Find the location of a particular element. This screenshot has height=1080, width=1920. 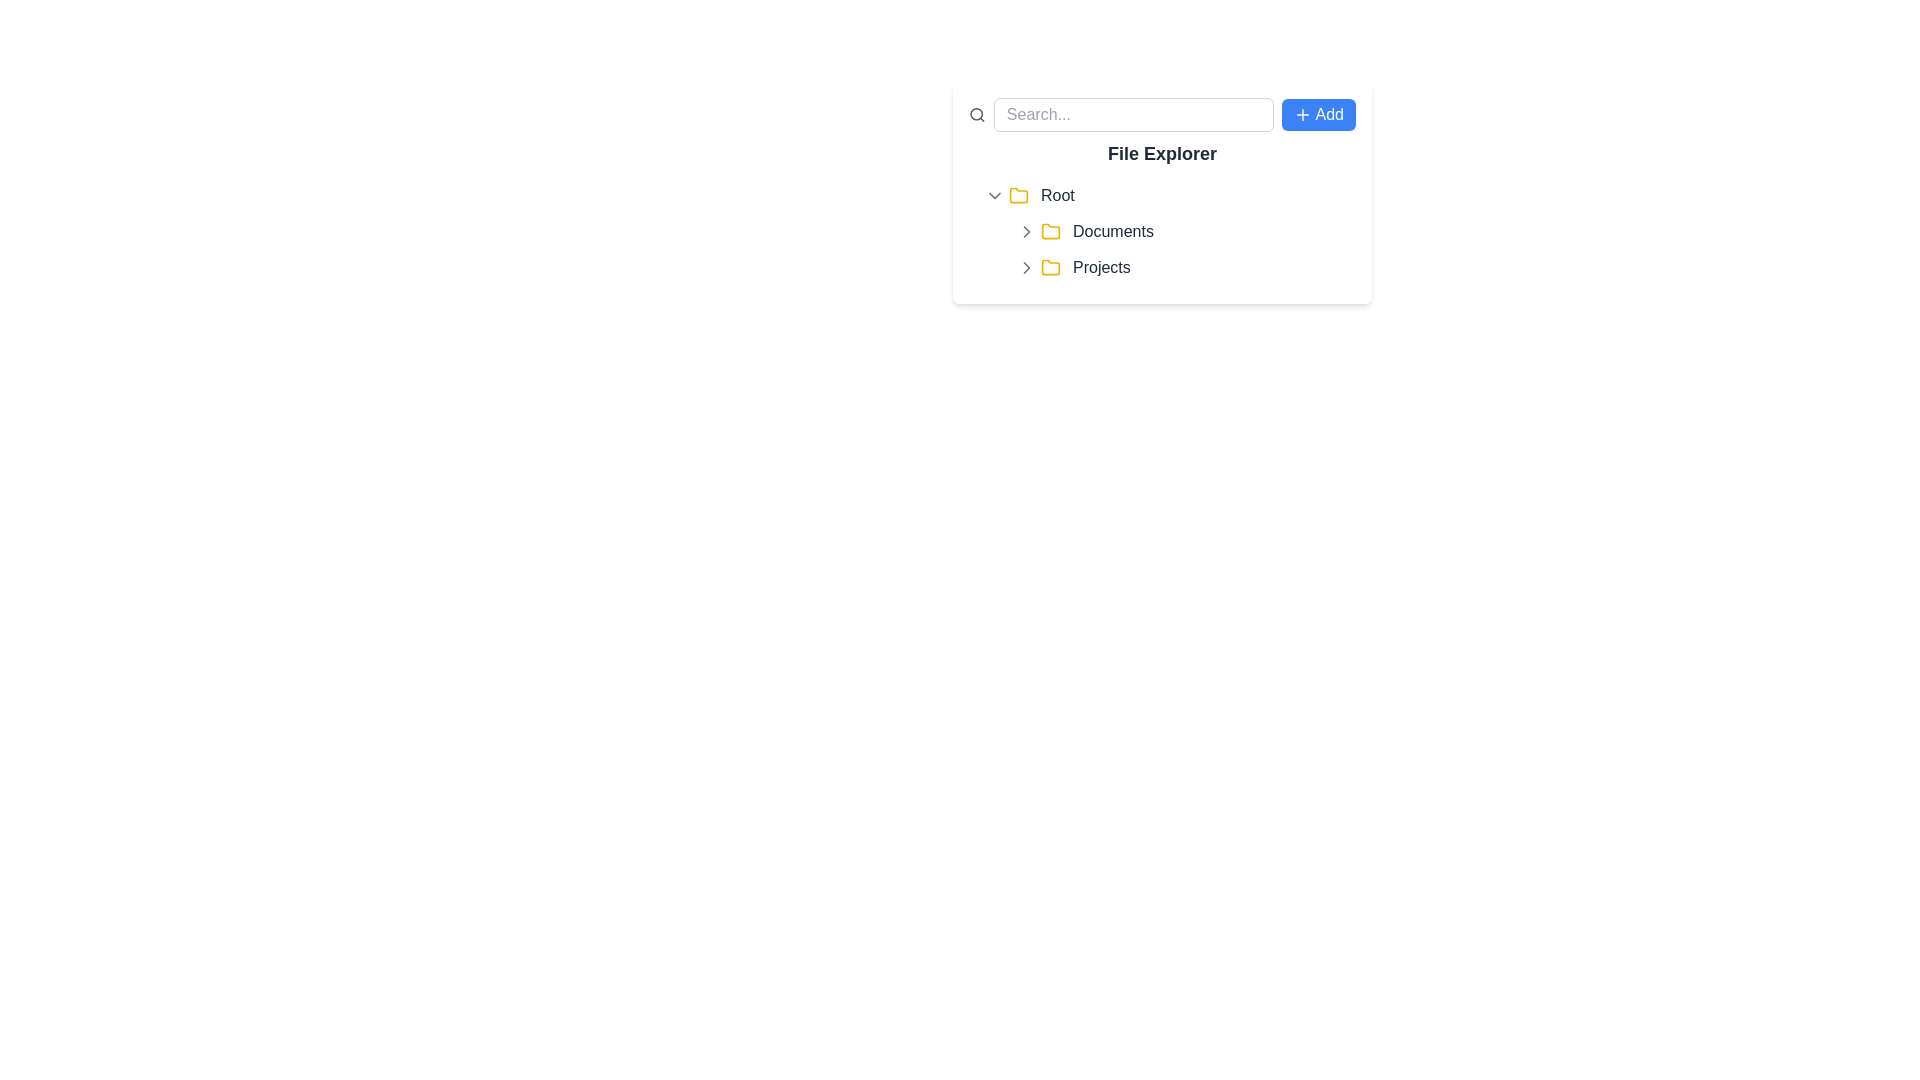

the rightward-pointing chevron icon located to the left of the 'Projects' label is located at coordinates (1027, 266).